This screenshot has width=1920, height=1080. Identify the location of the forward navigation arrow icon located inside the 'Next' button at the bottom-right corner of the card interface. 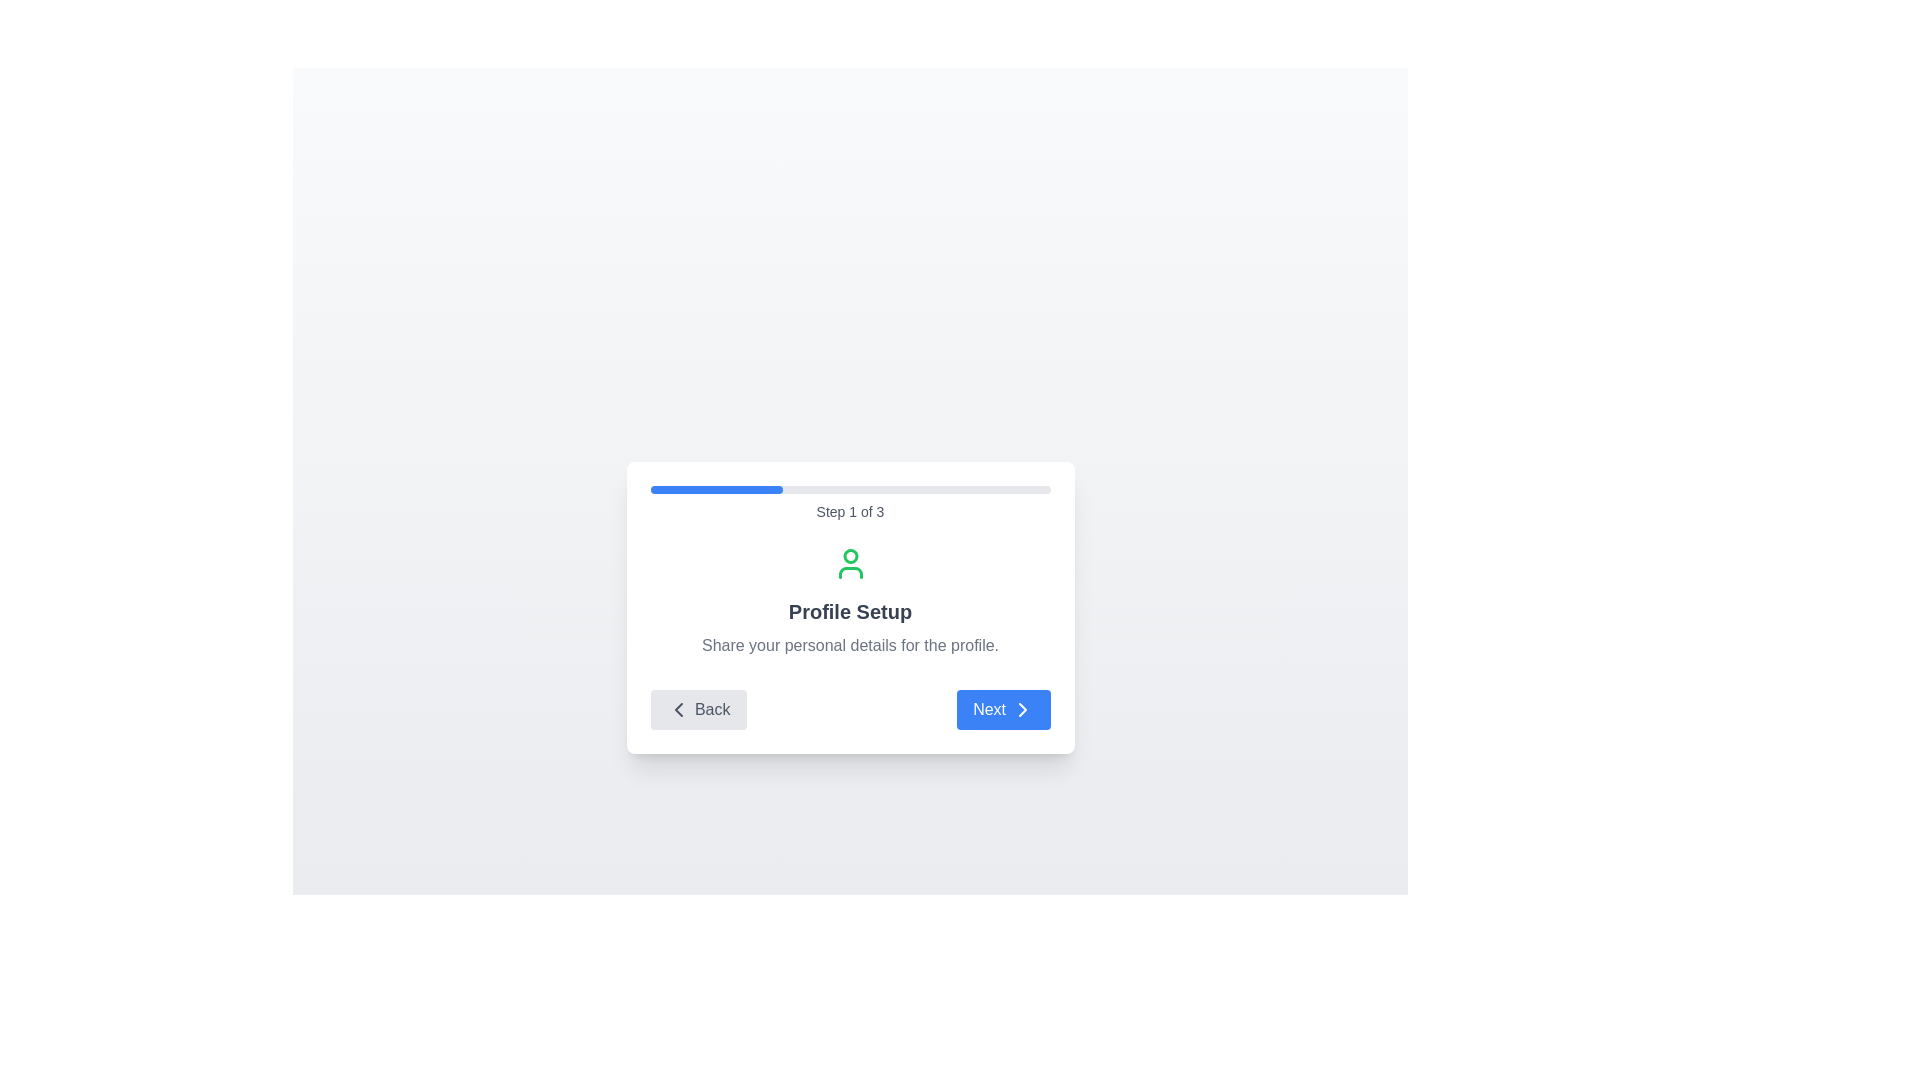
(1022, 709).